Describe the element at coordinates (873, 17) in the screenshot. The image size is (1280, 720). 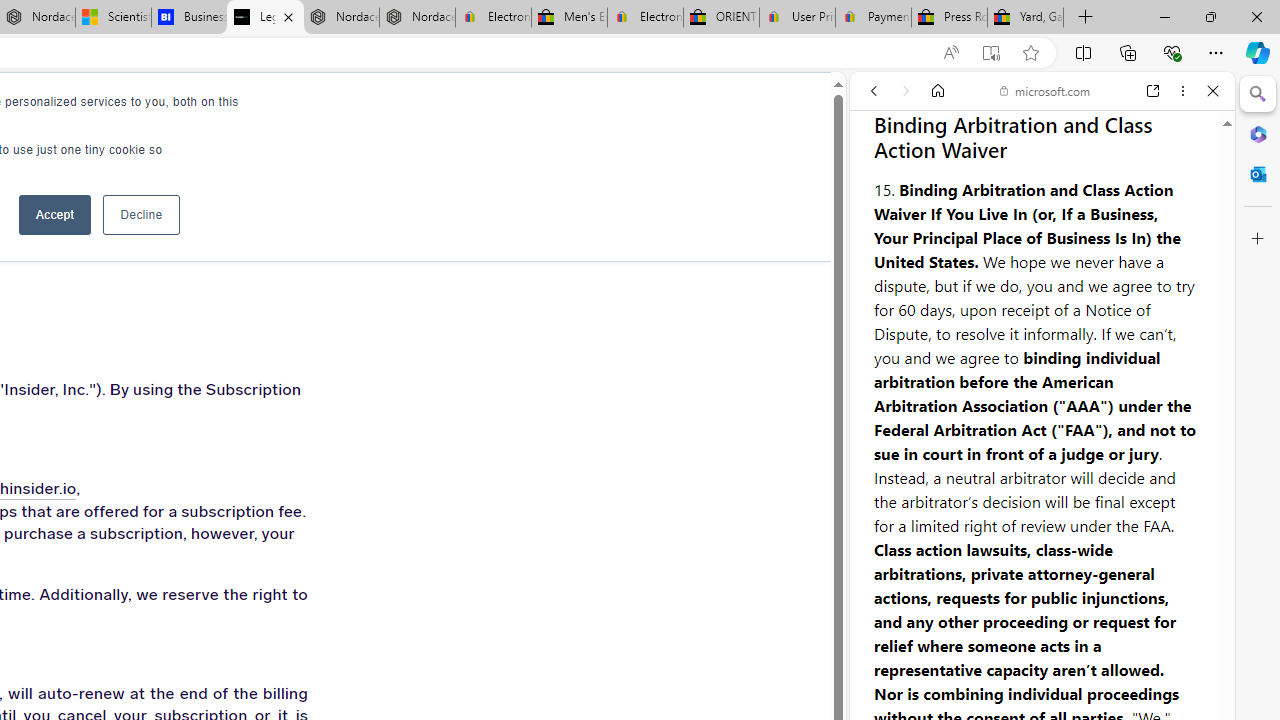
I see `'Payments Terms of Use | eBay.com'` at that location.